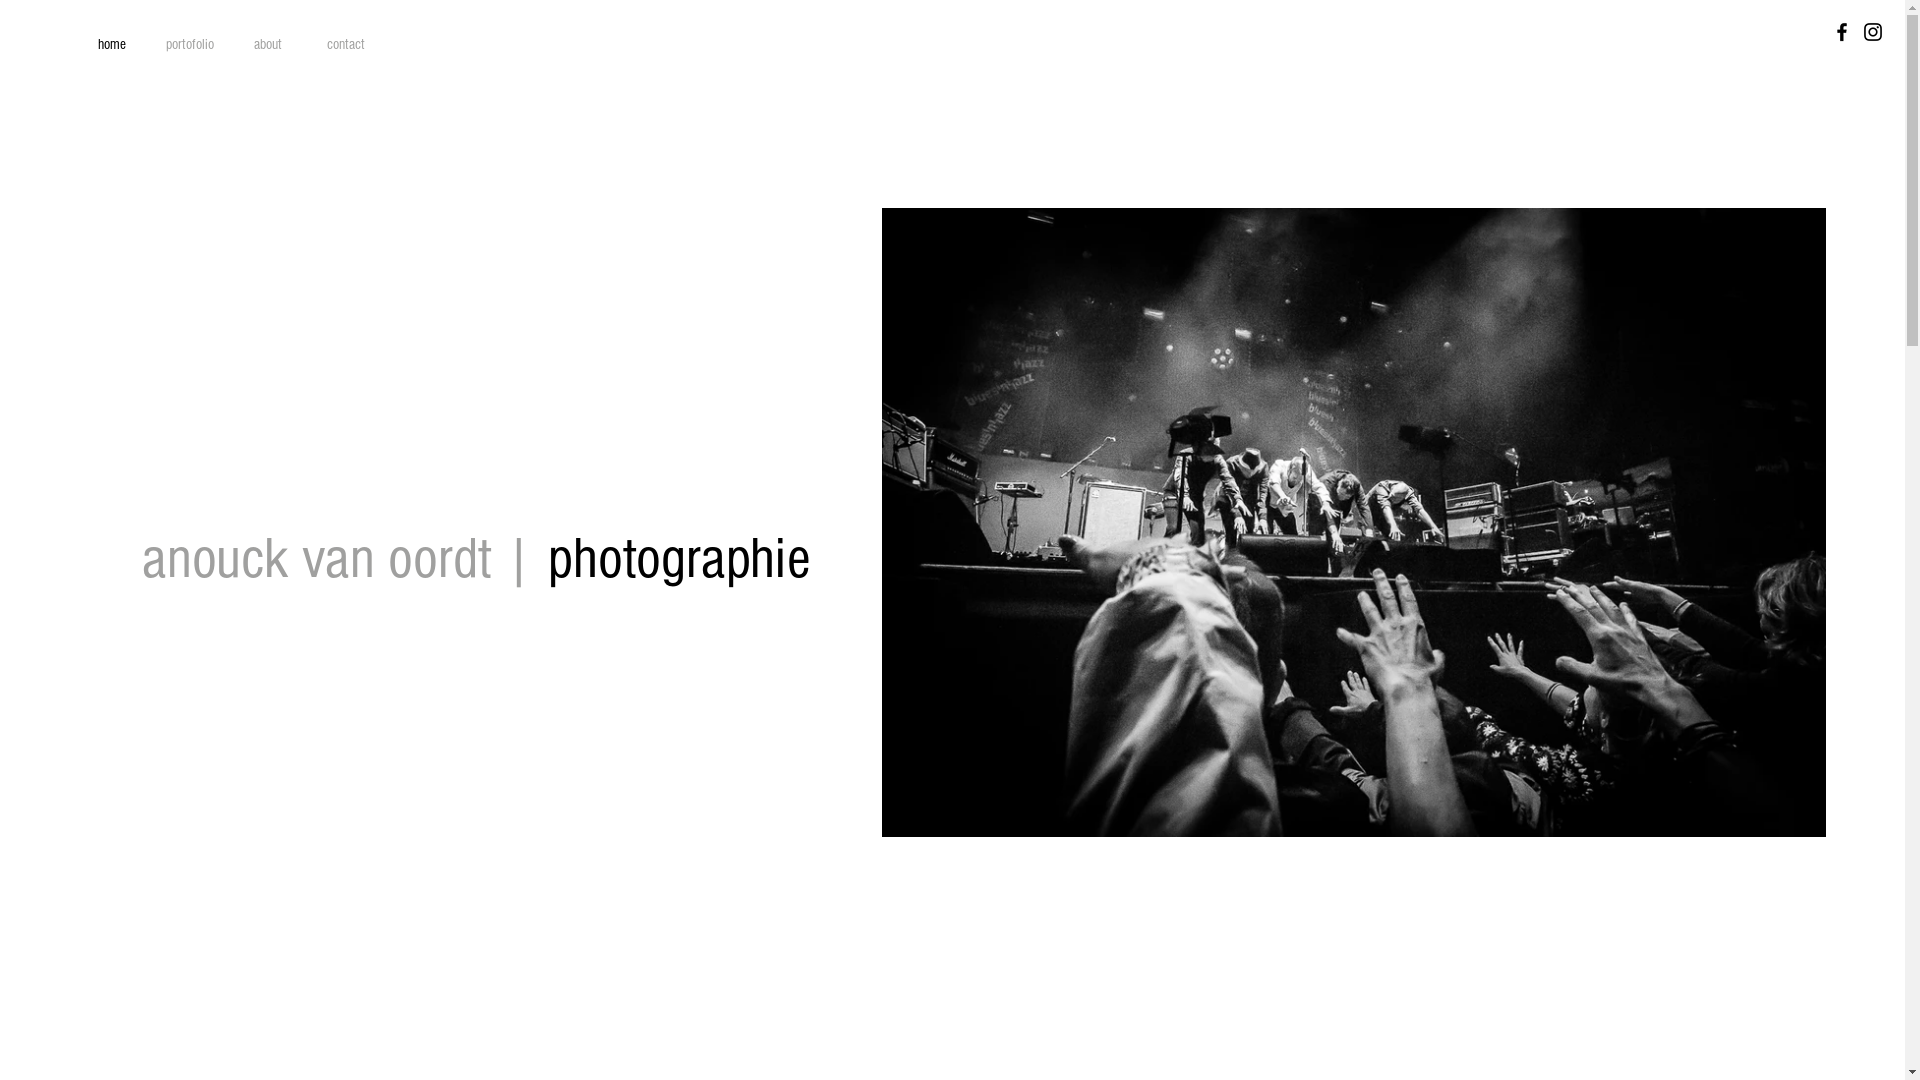  Describe the element at coordinates (267, 45) in the screenshot. I see `'about'` at that location.